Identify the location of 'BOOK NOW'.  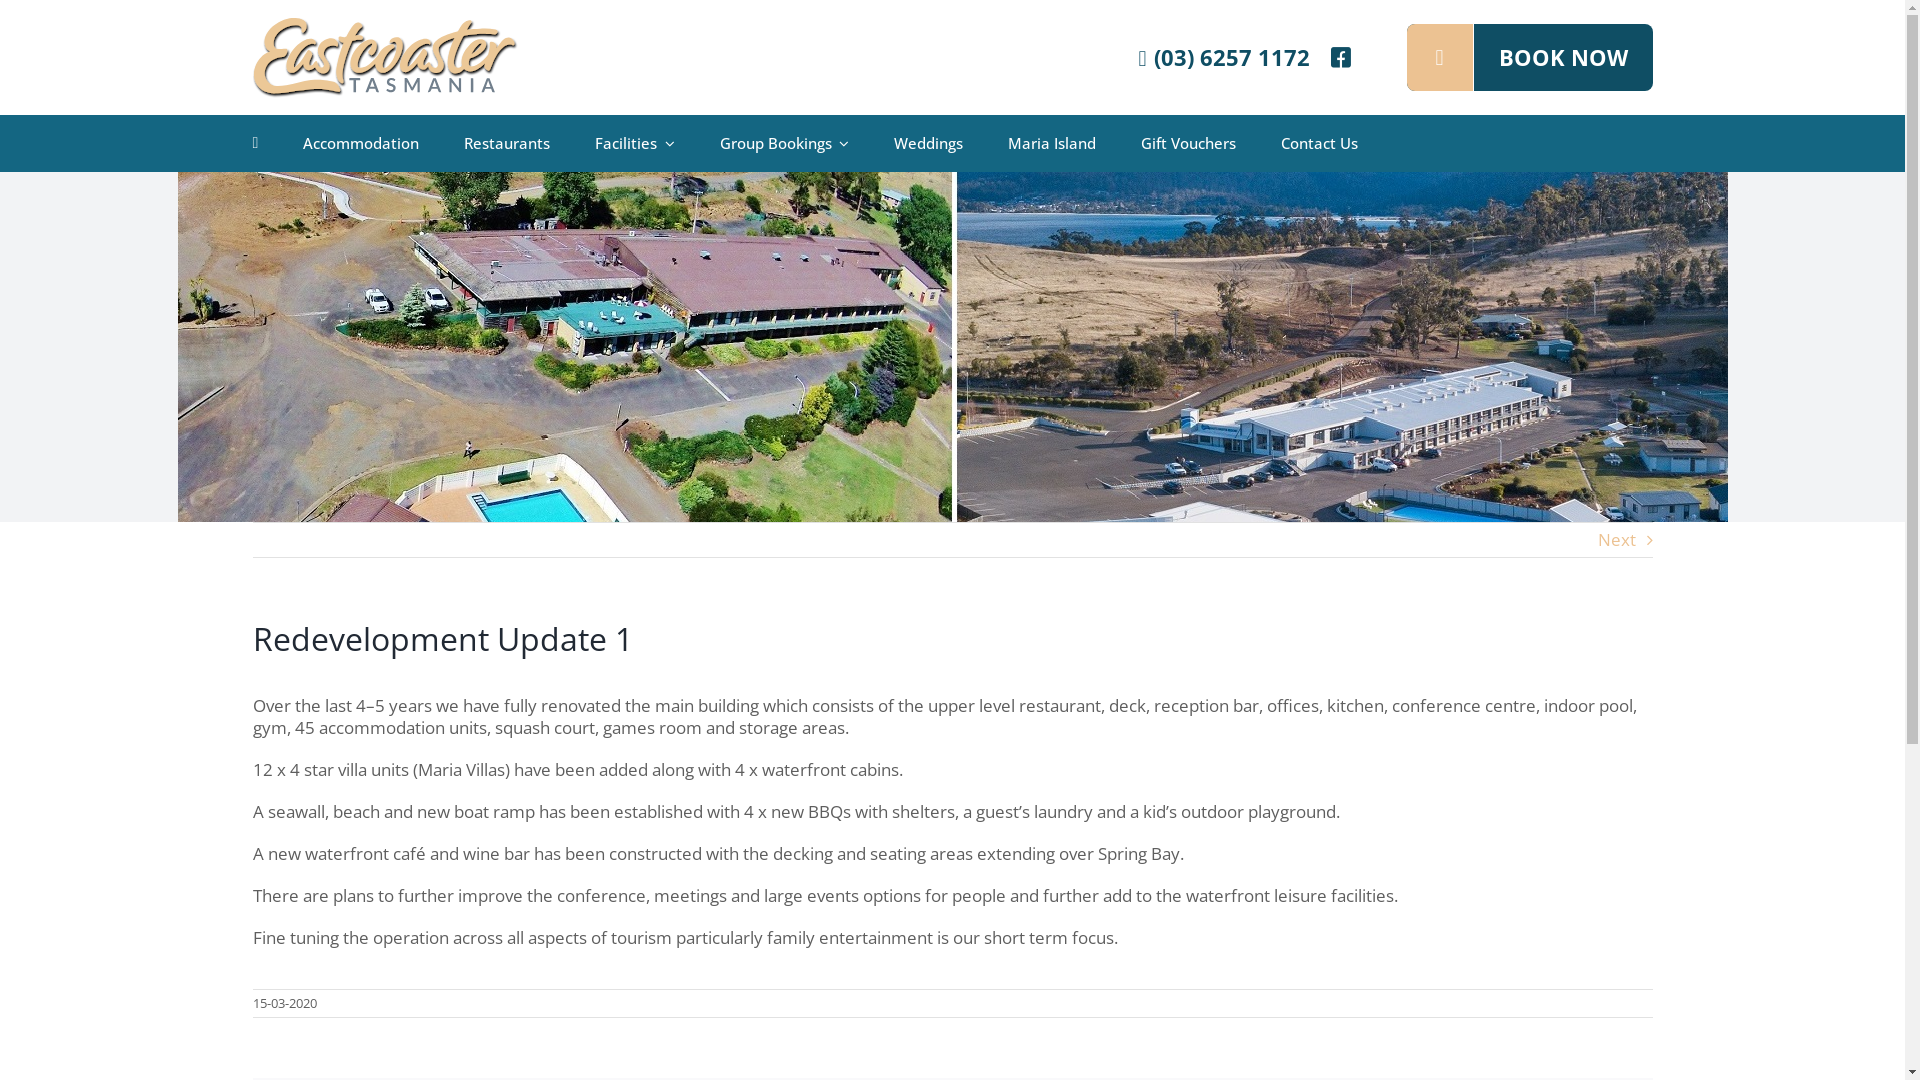
(1528, 56).